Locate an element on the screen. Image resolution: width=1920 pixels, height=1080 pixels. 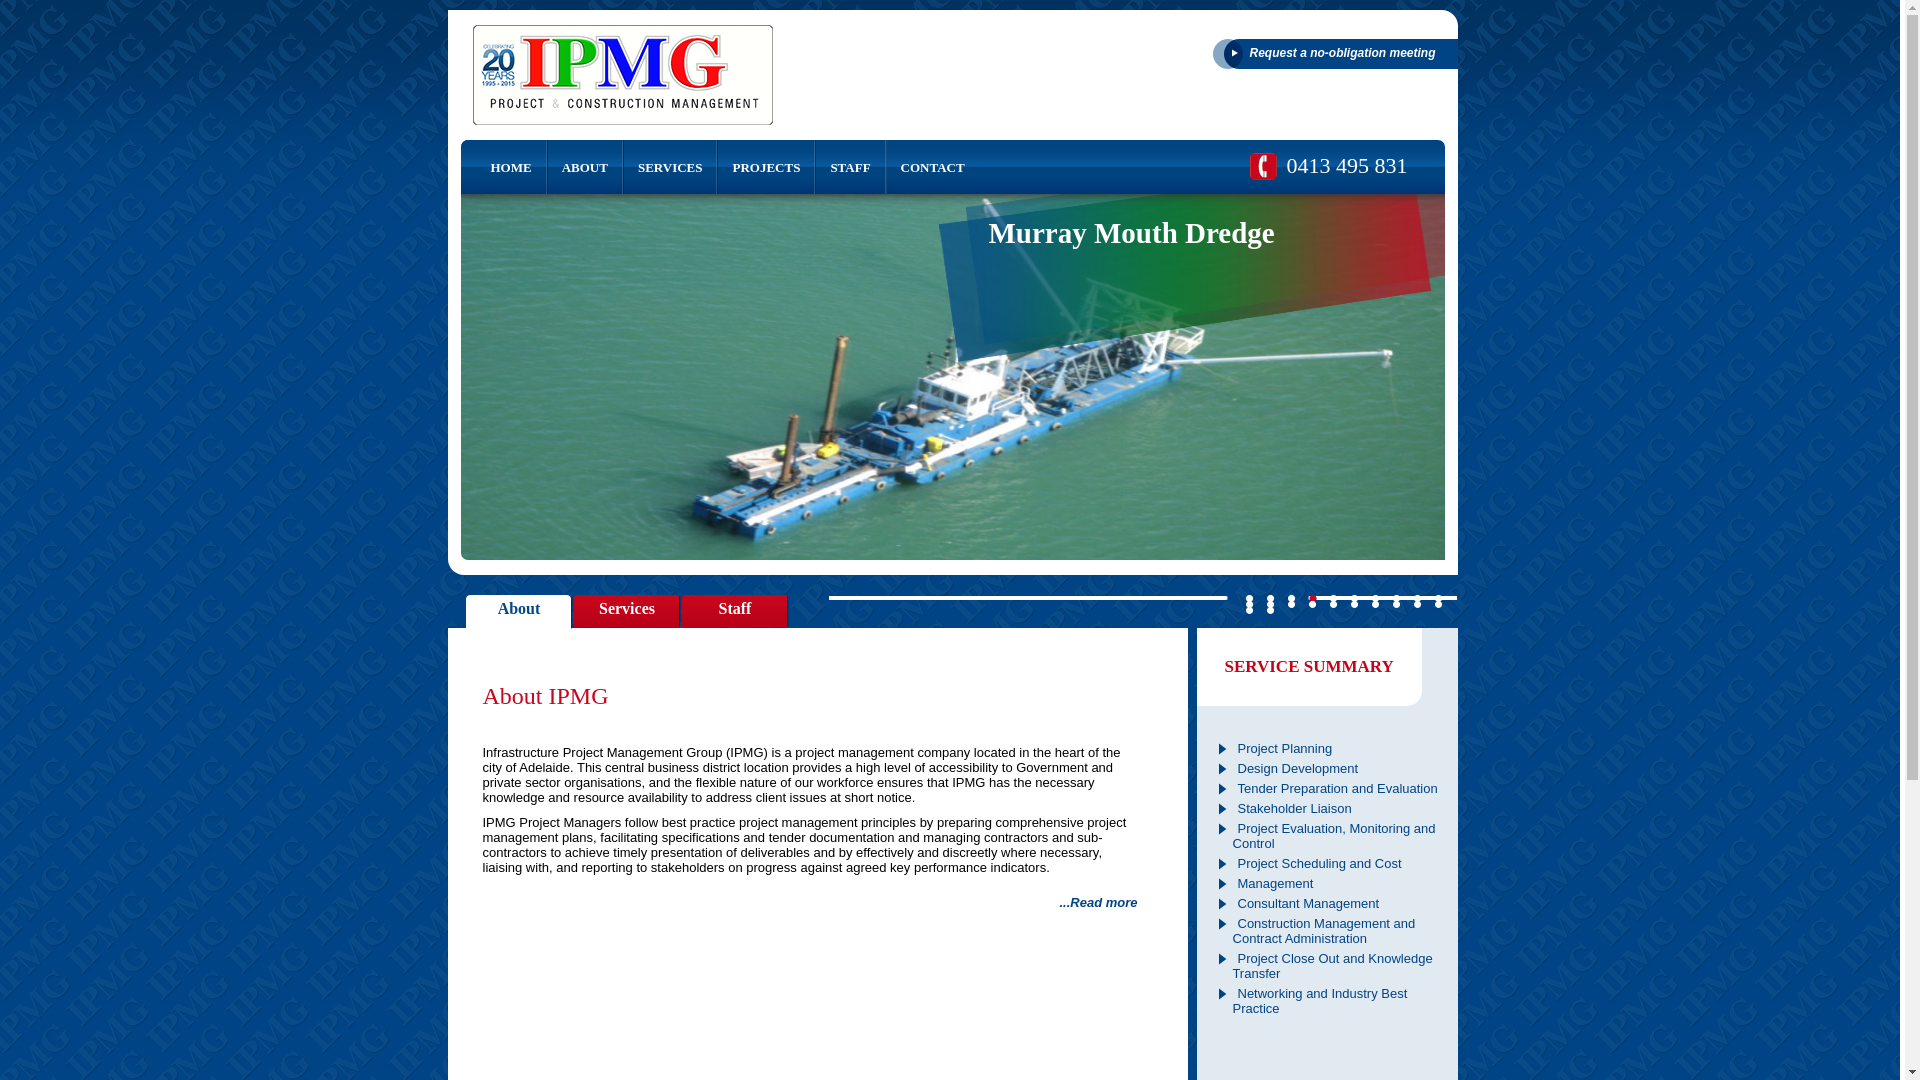
'14' is located at coordinates (1311, 603).